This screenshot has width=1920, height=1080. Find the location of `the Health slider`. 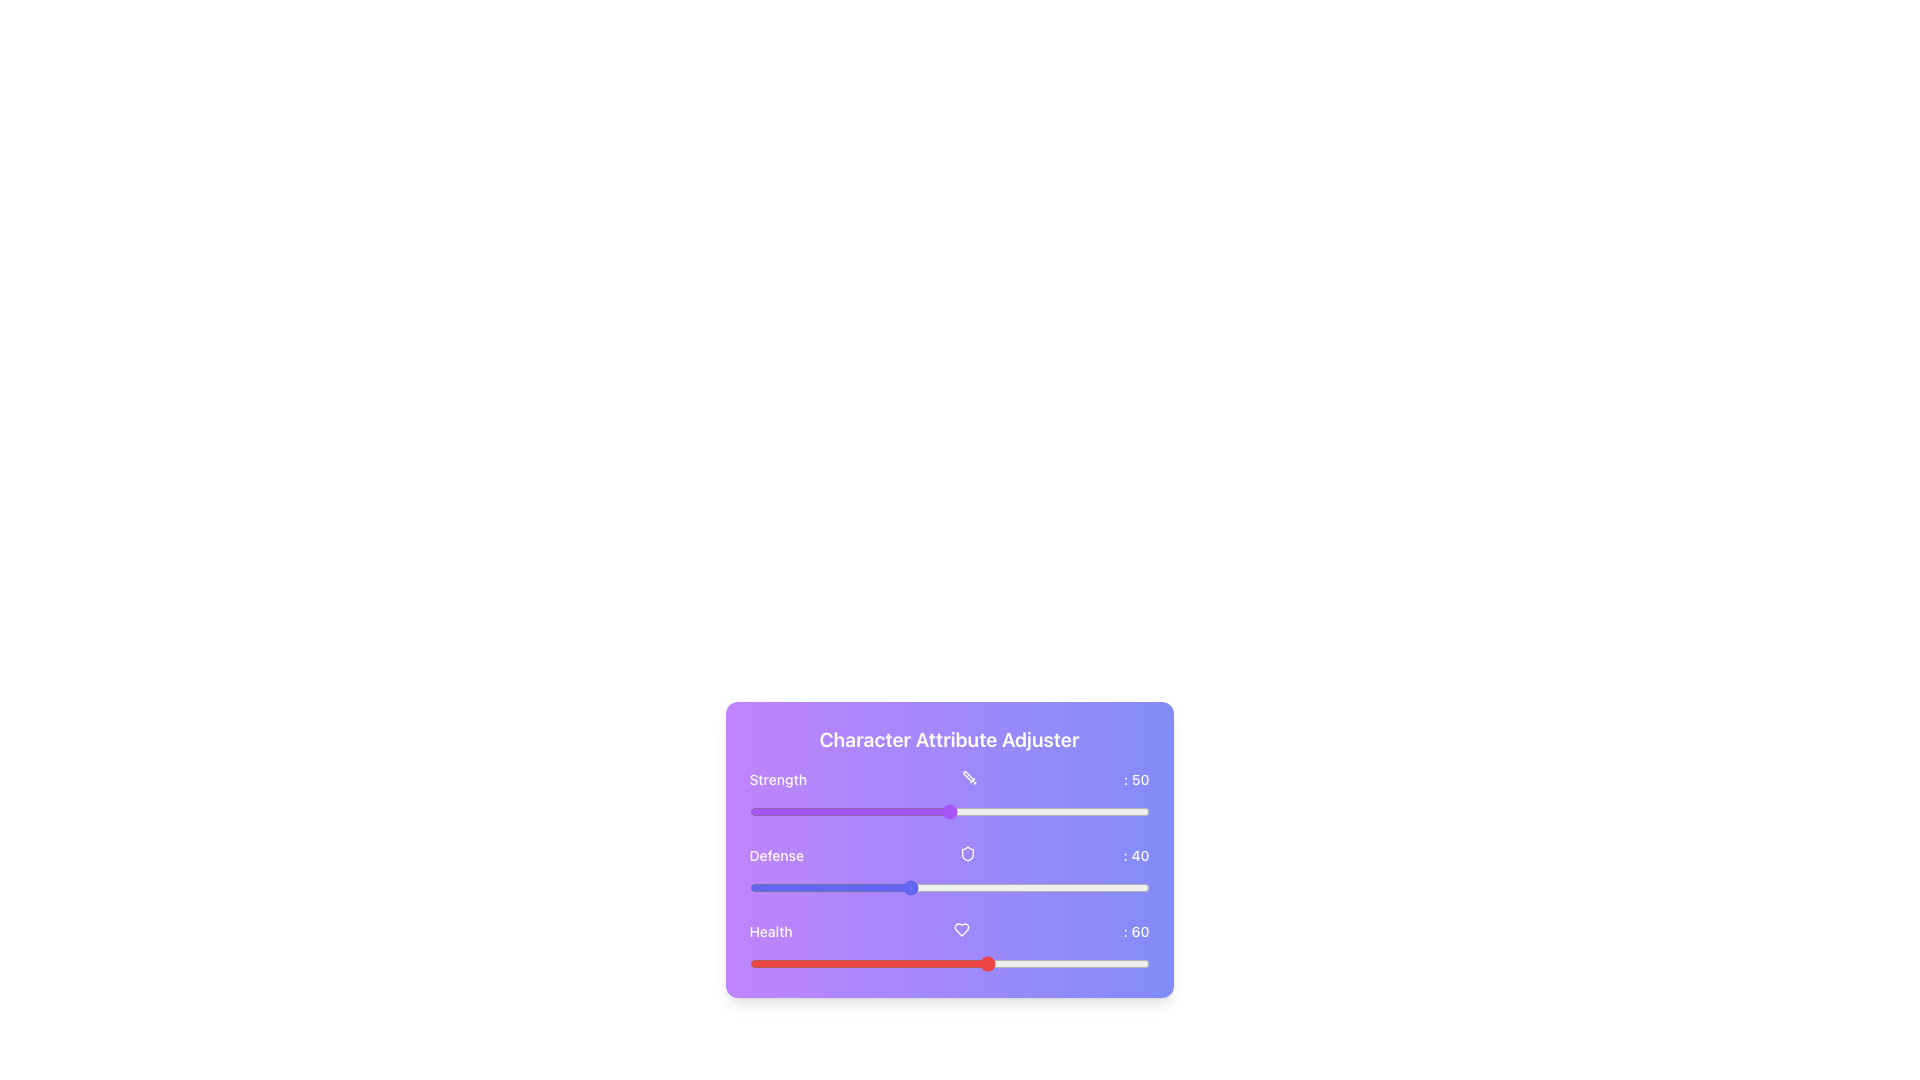

the Health slider is located at coordinates (829, 963).